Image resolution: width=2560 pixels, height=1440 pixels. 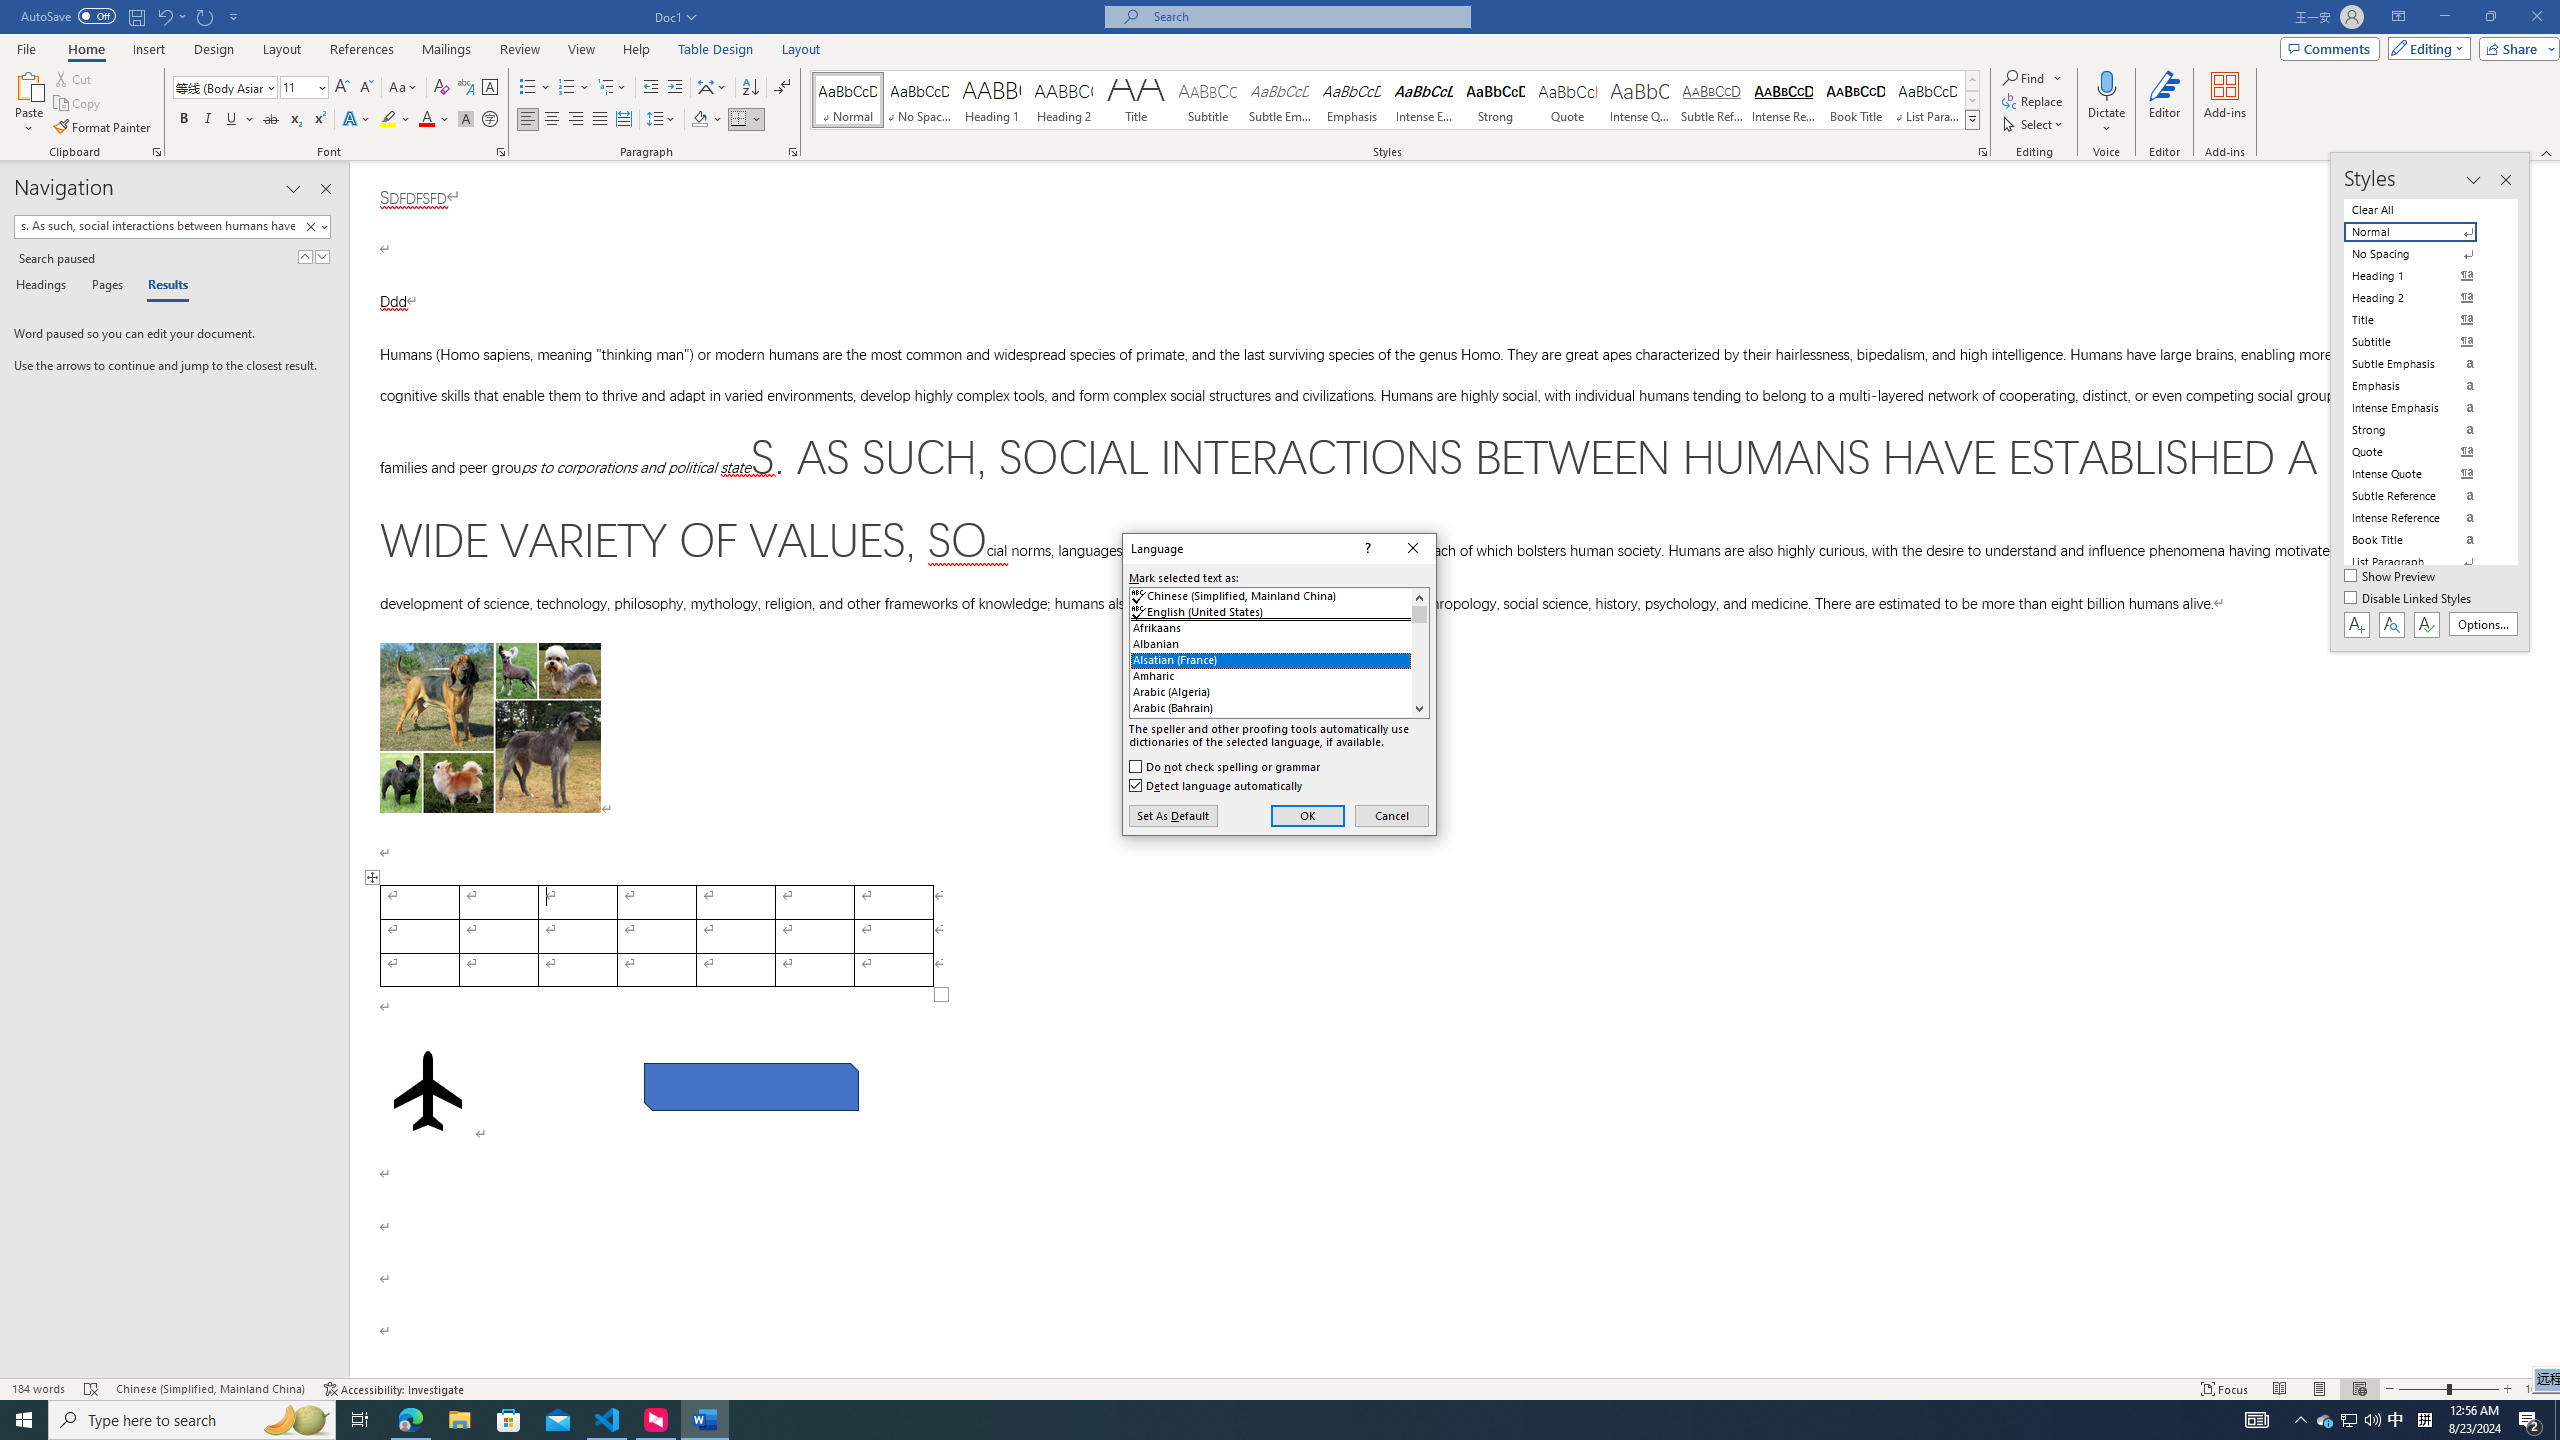 I want to click on 'Action Center, 2 new notifications', so click(x=2530, y=1418).